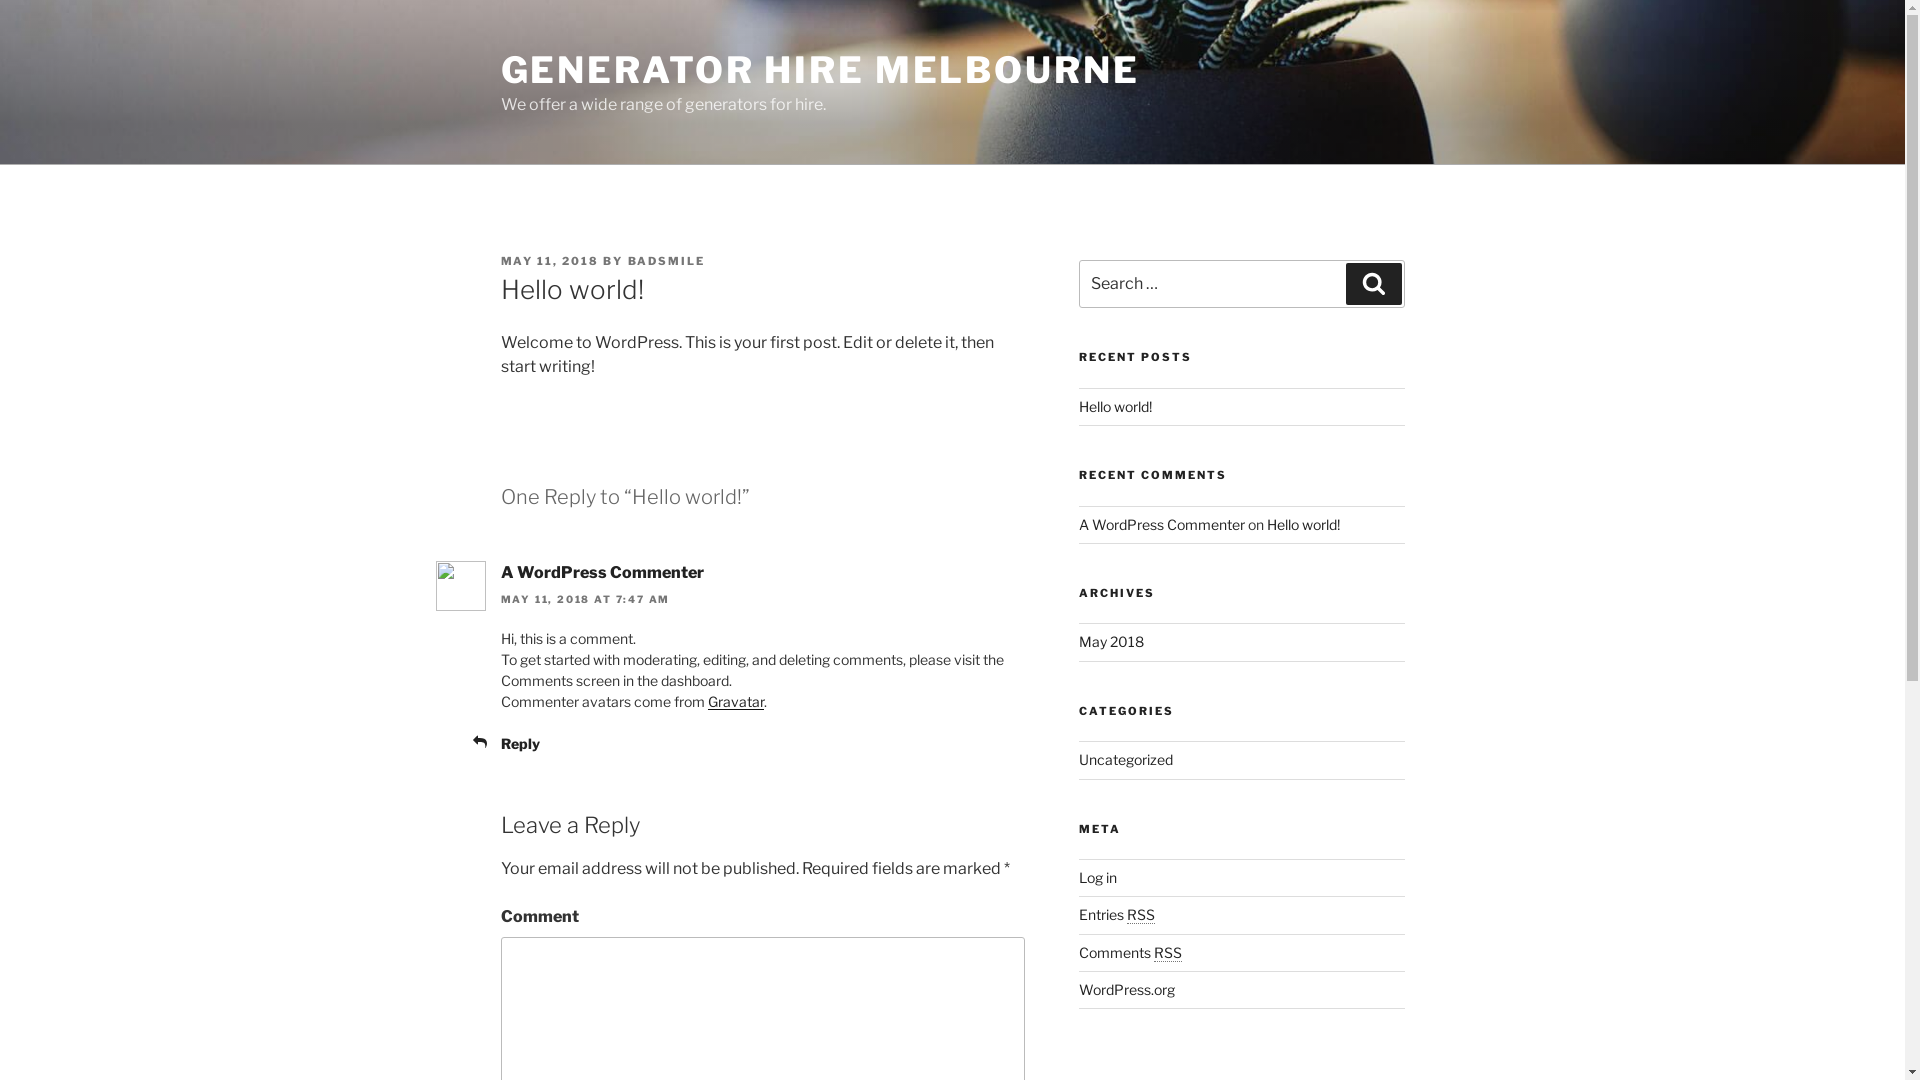 This screenshot has height=1080, width=1920. I want to click on 'BADSMILE', so click(667, 260).